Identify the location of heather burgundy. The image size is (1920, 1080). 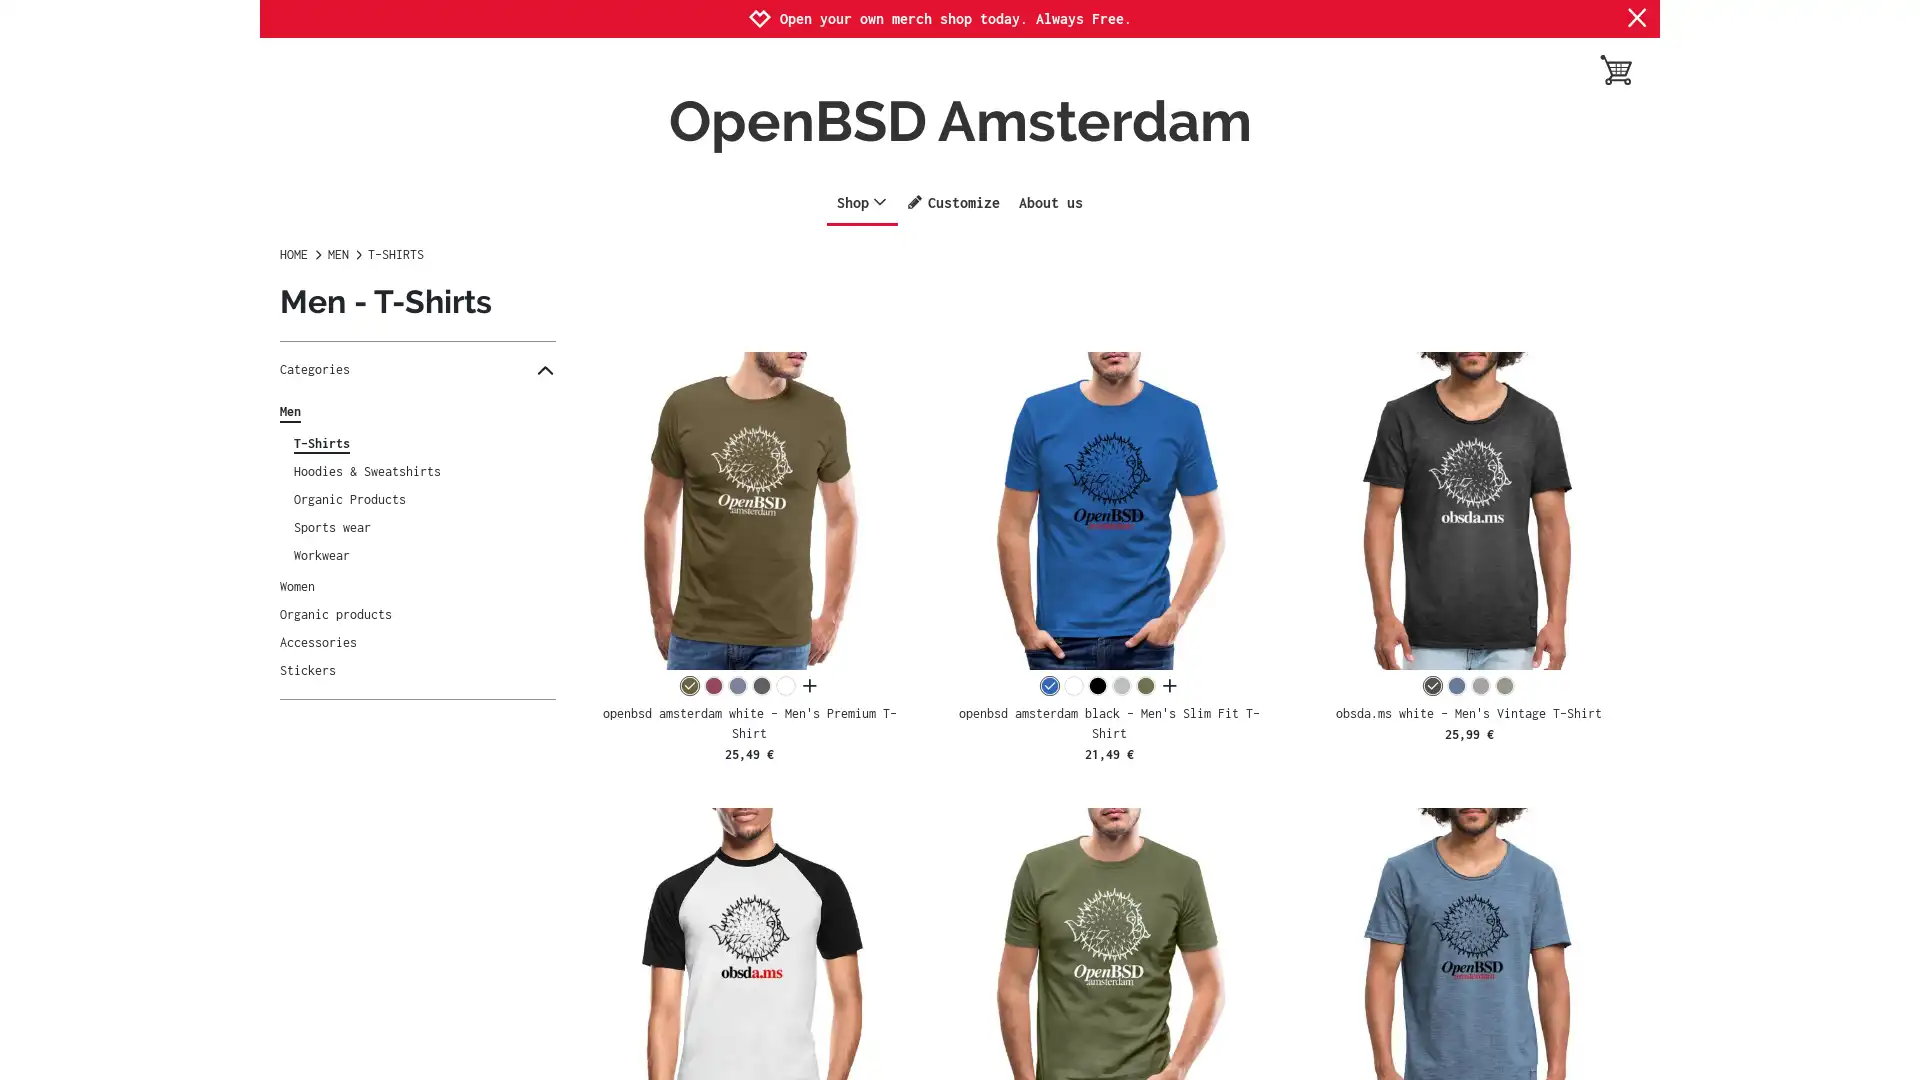
(713, 685).